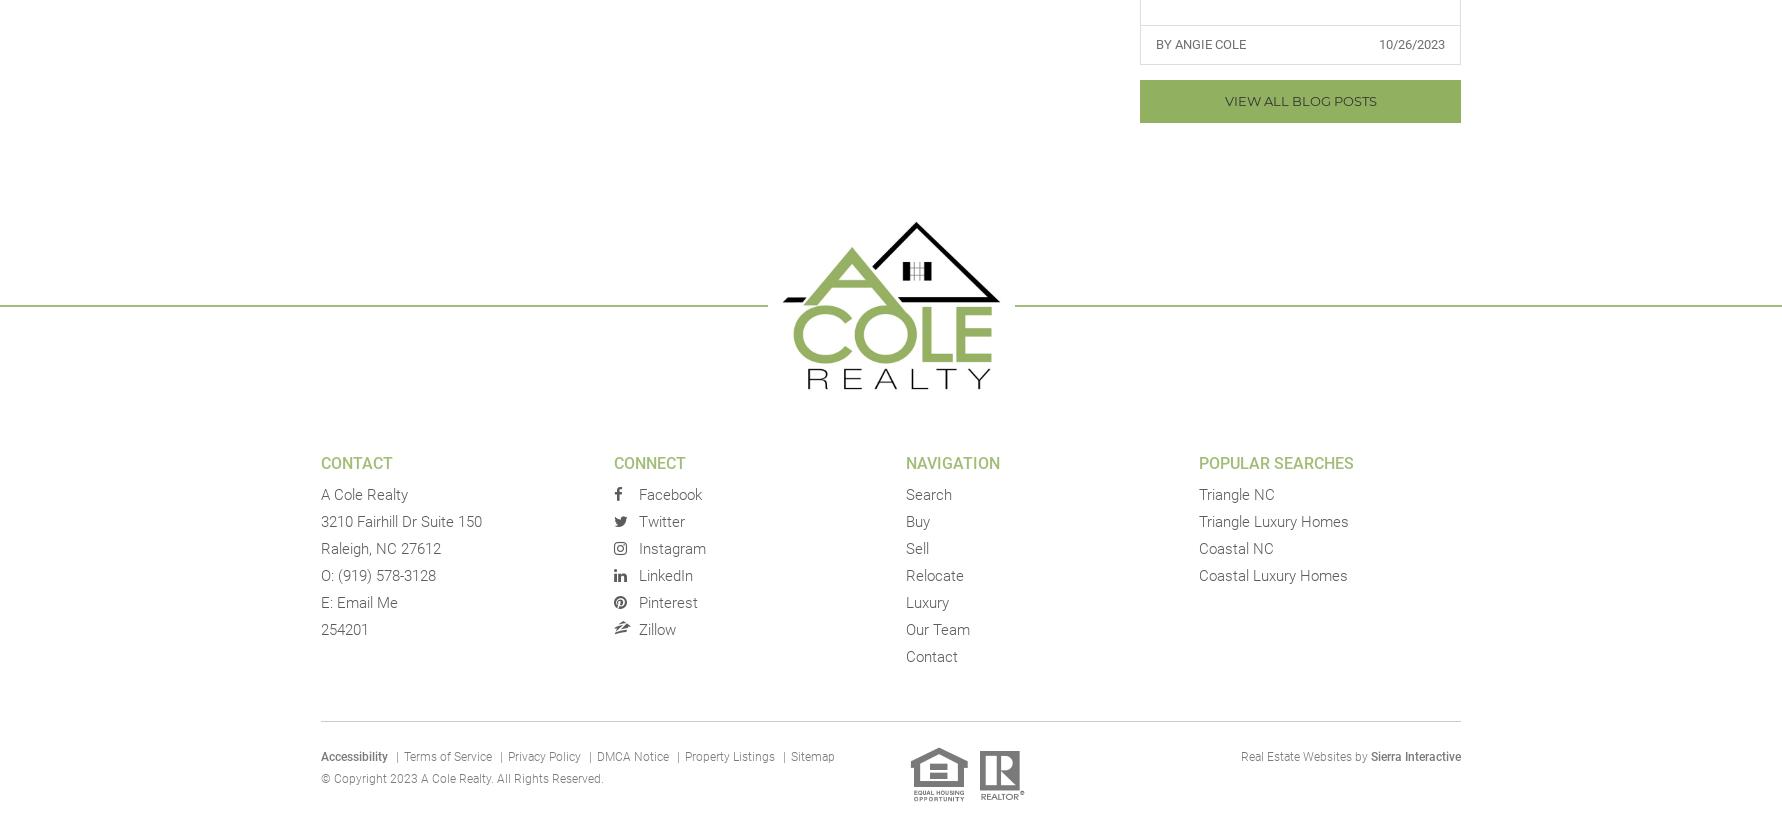 The image size is (1782, 829). Describe the element at coordinates (666, 603) in the screenshot. I see `'Pinterest'` at that location.